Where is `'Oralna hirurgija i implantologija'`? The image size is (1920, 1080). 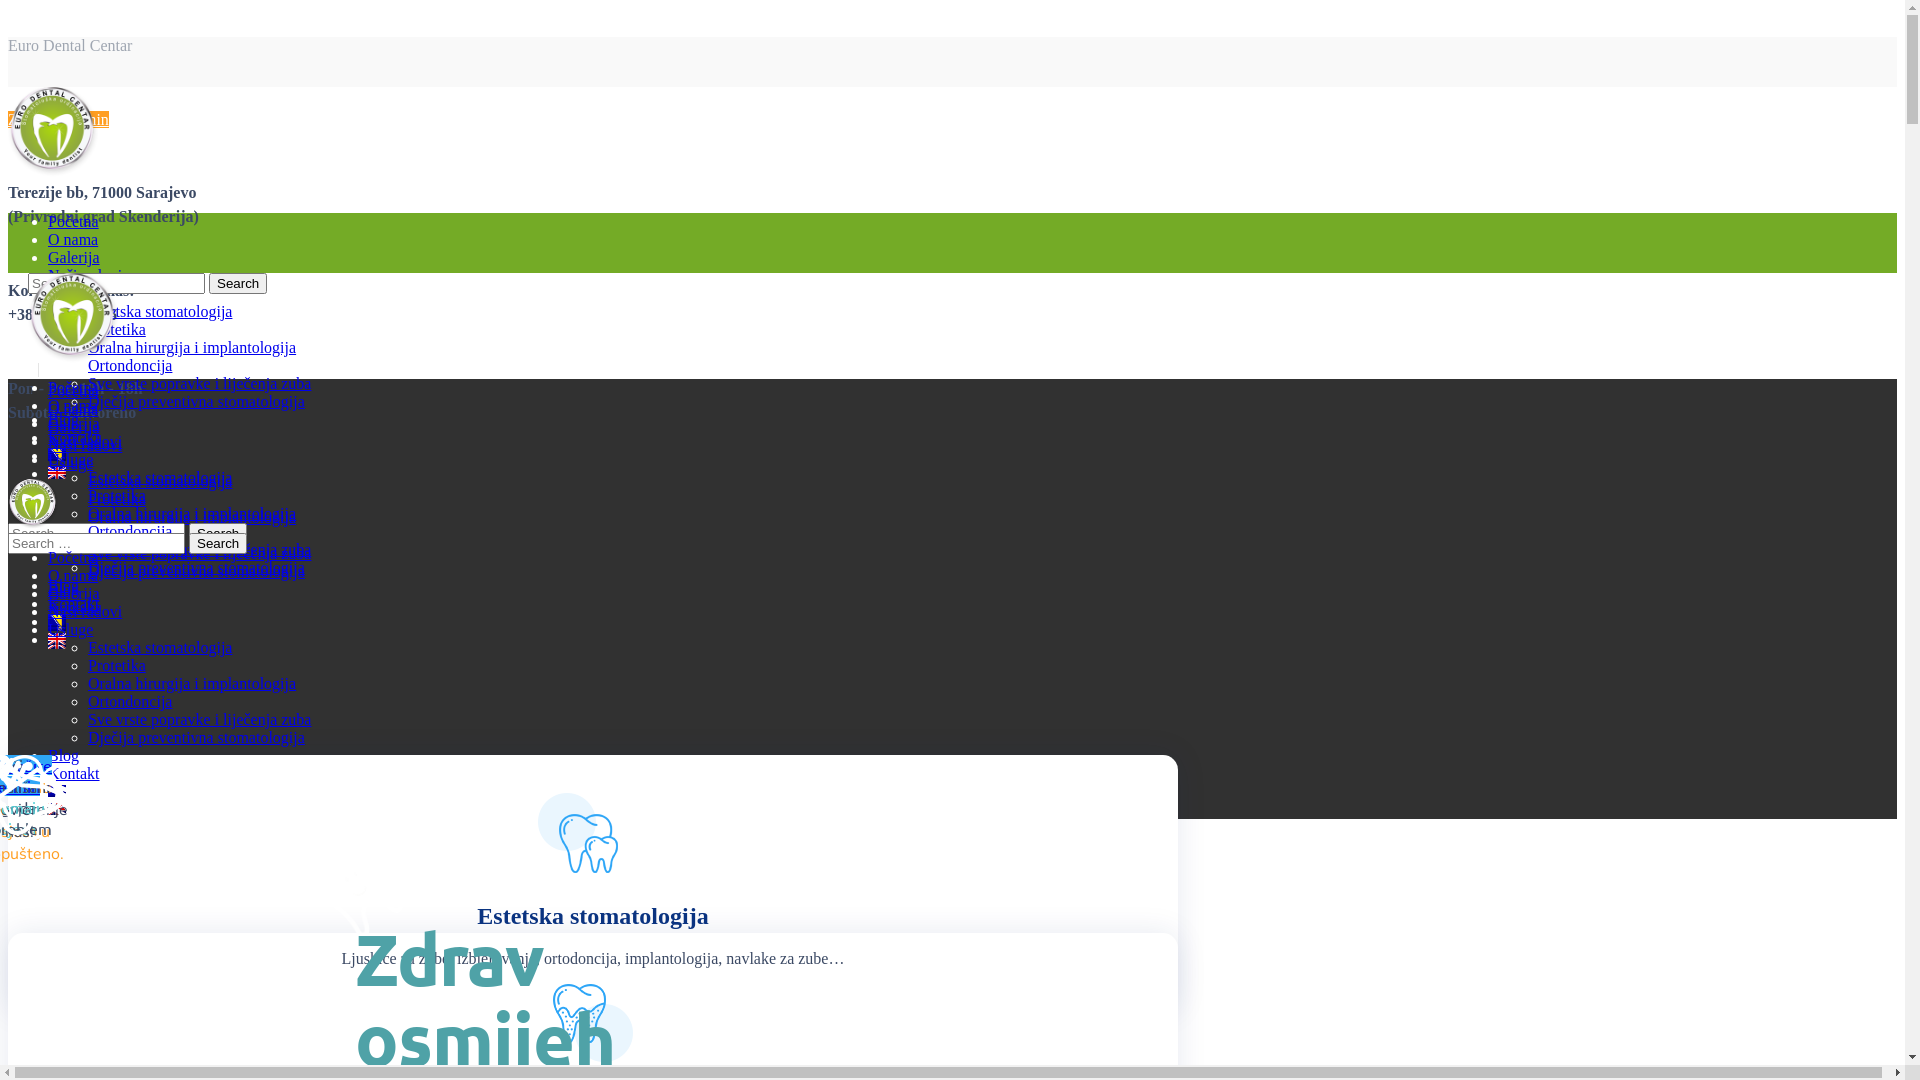
'Oralna hirurgija i implantologija' is located at coordinates (86, 682).